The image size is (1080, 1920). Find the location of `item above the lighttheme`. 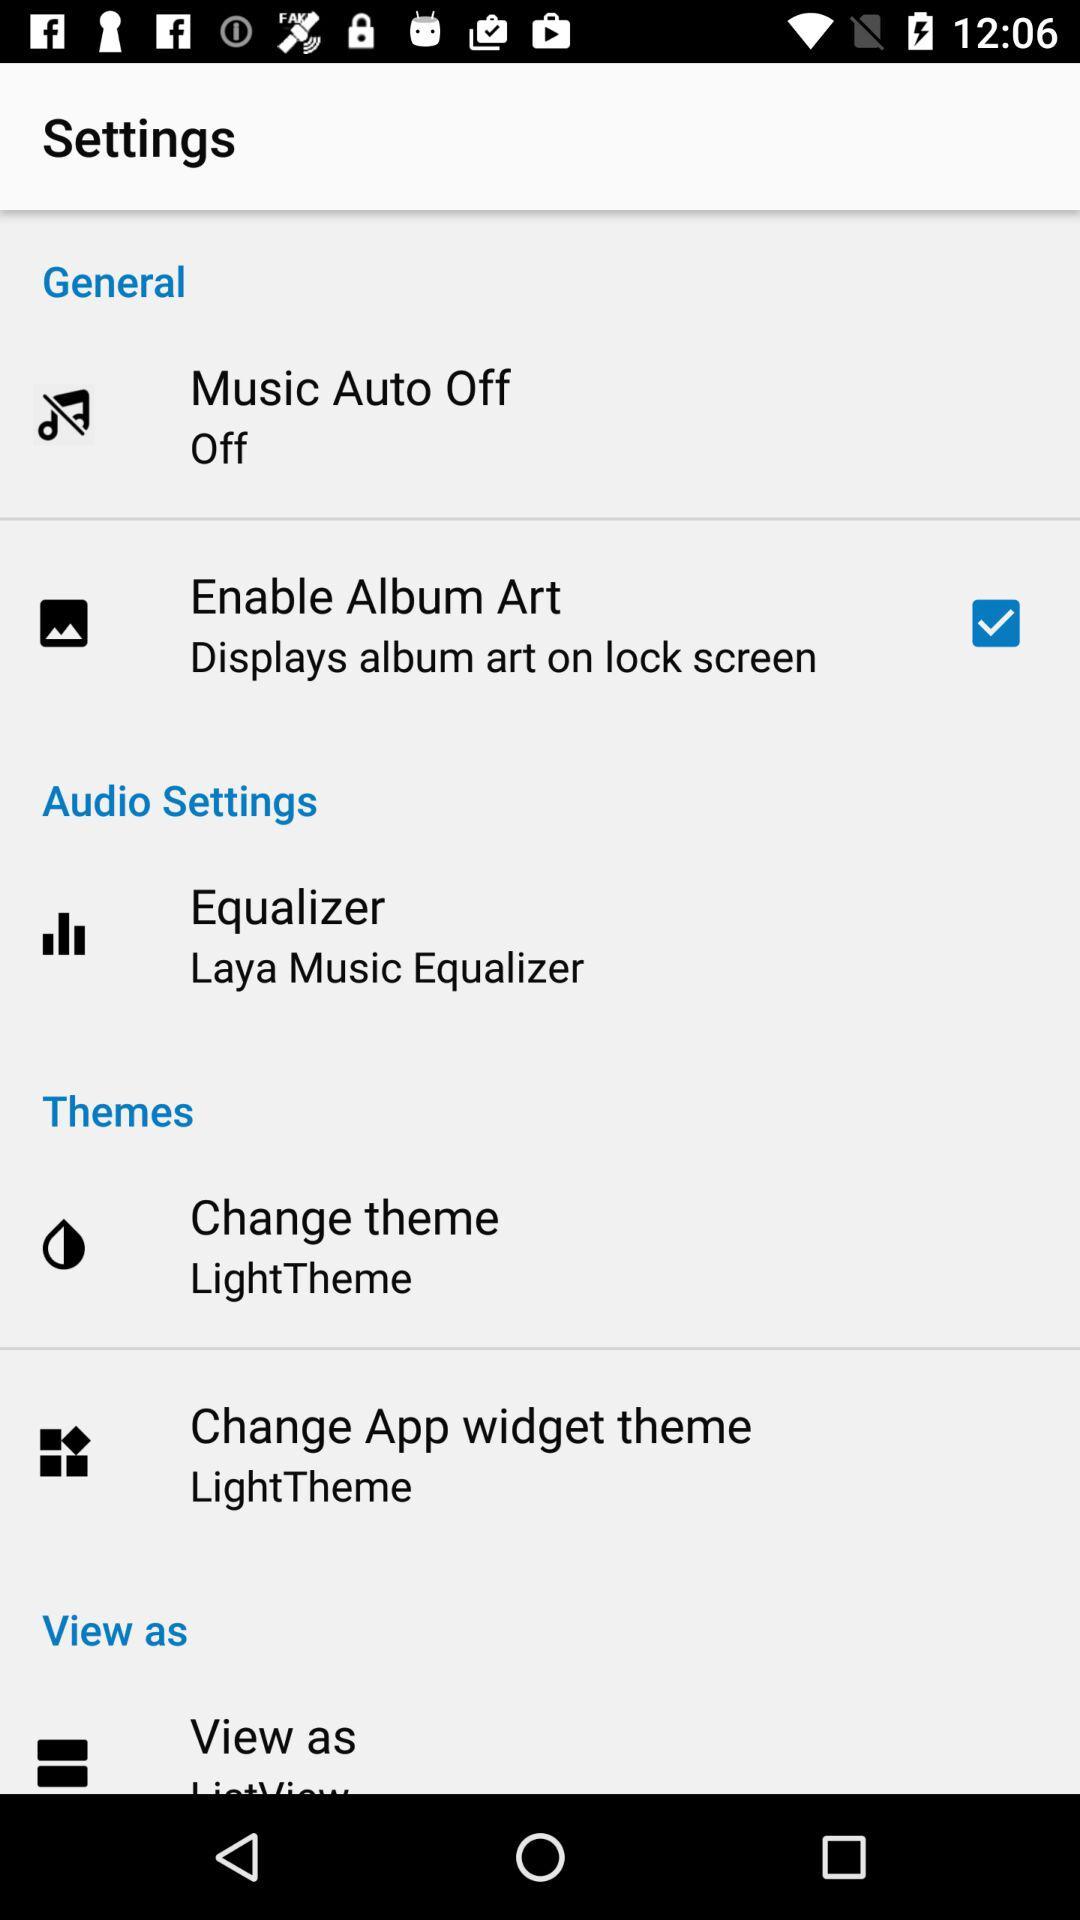

item above the lighttheme is located at coordinates (470, 1423).